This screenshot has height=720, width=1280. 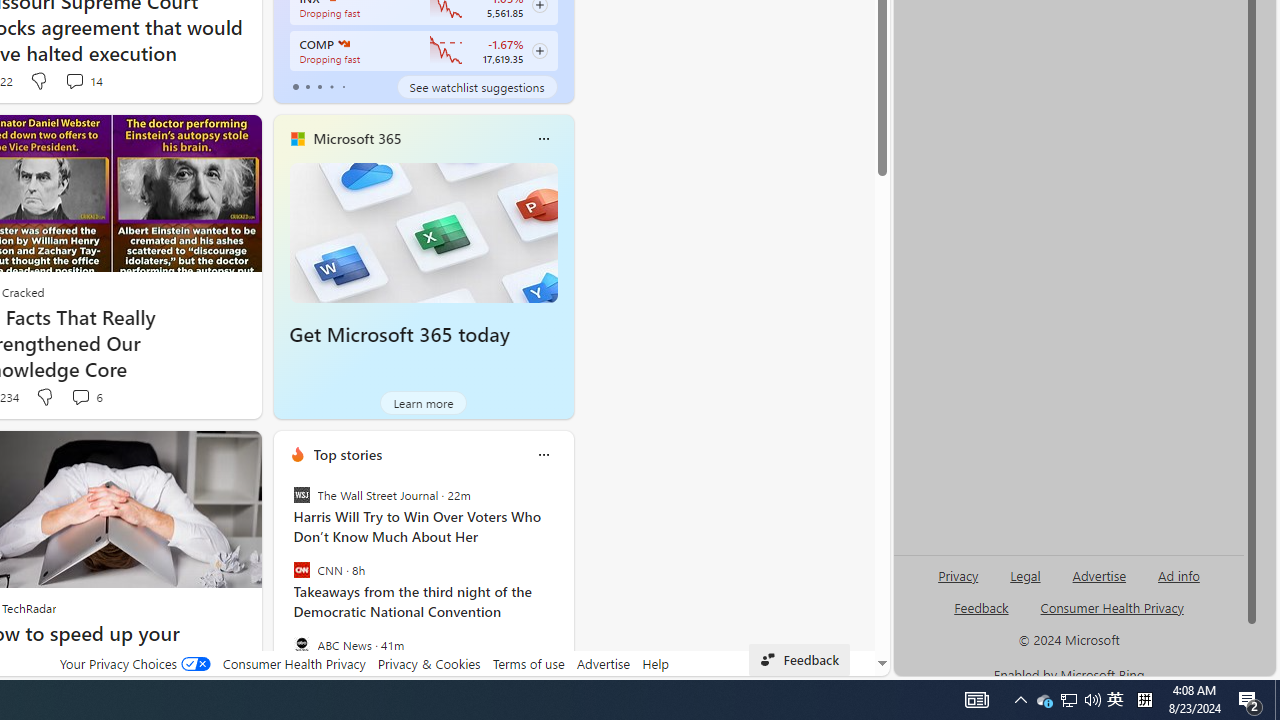 What do you see at coordinates (343, 86) in the screenshot?
I see `'tab-4'` at bounding box center [343, 86].